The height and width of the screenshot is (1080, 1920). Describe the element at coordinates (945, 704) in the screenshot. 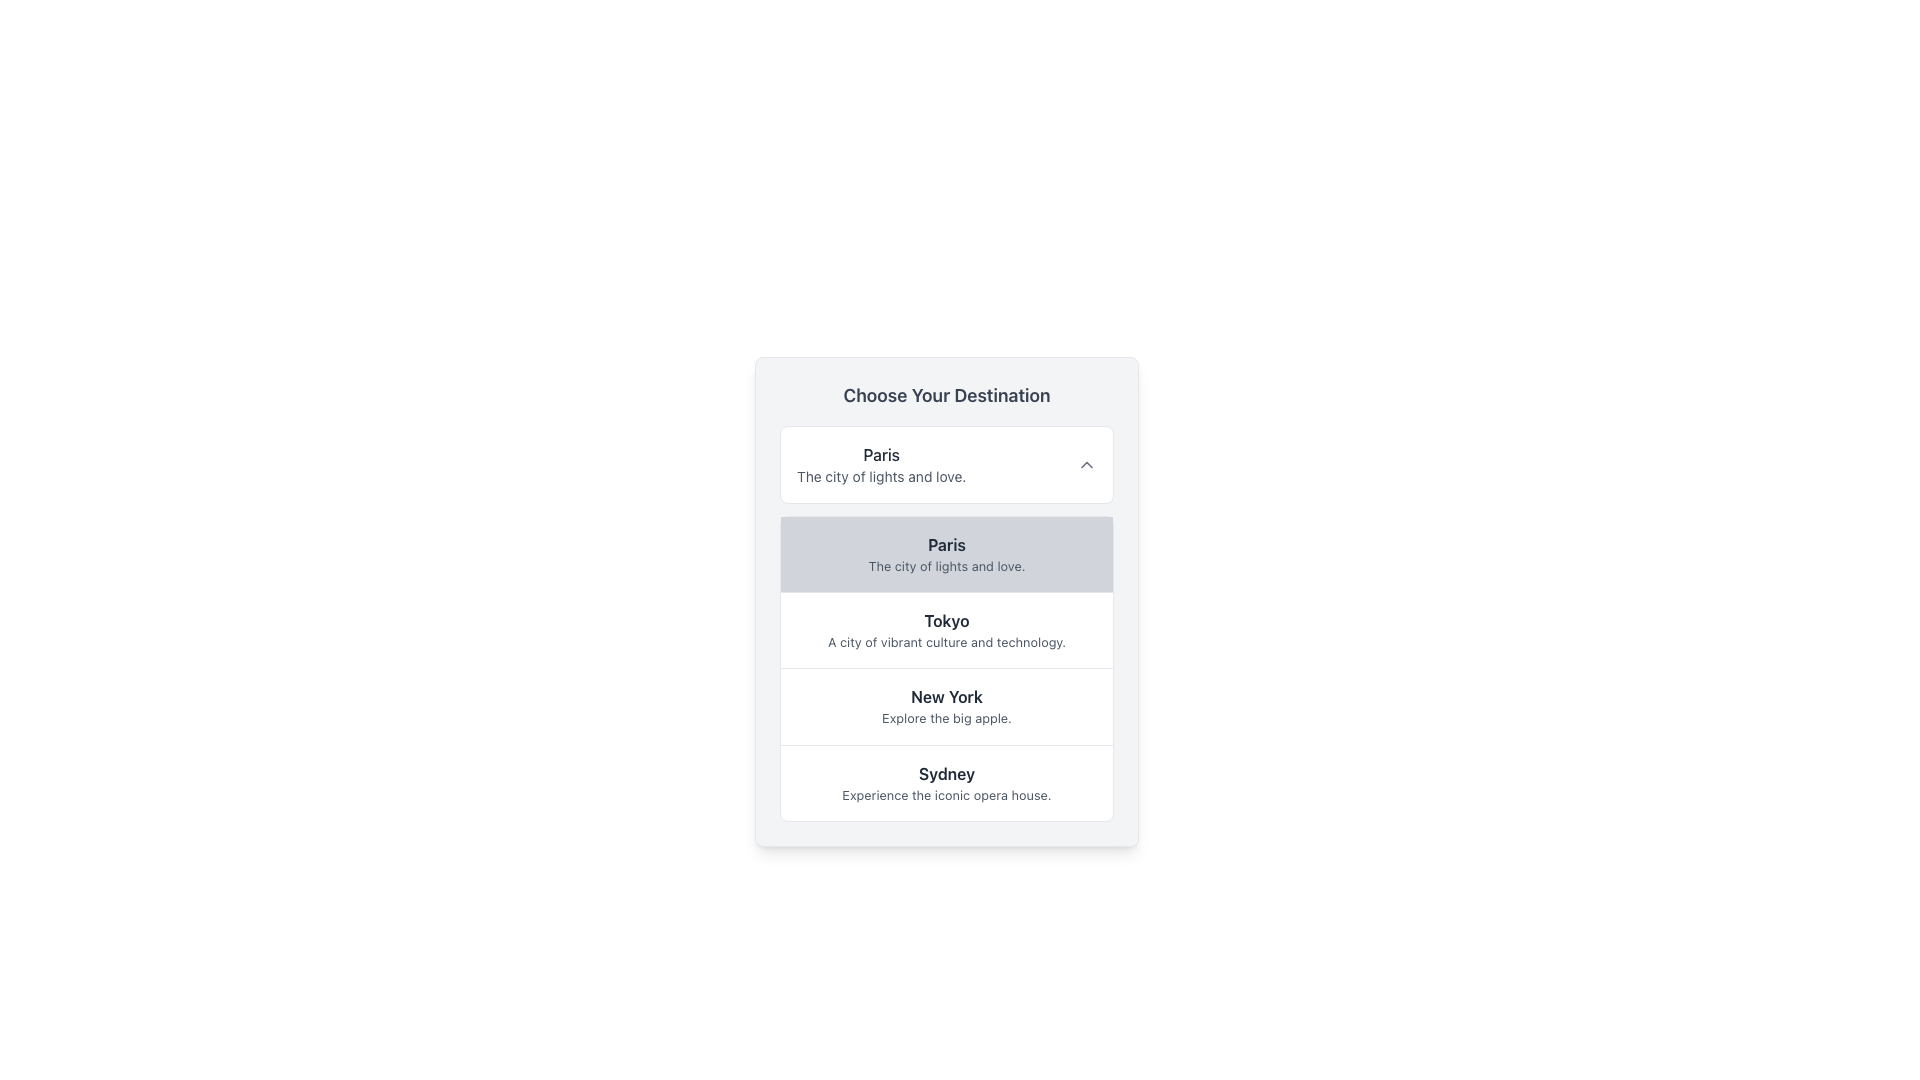

I see `the third item in the vertically arranged list titled 'Choose Your Destination'` at that location.